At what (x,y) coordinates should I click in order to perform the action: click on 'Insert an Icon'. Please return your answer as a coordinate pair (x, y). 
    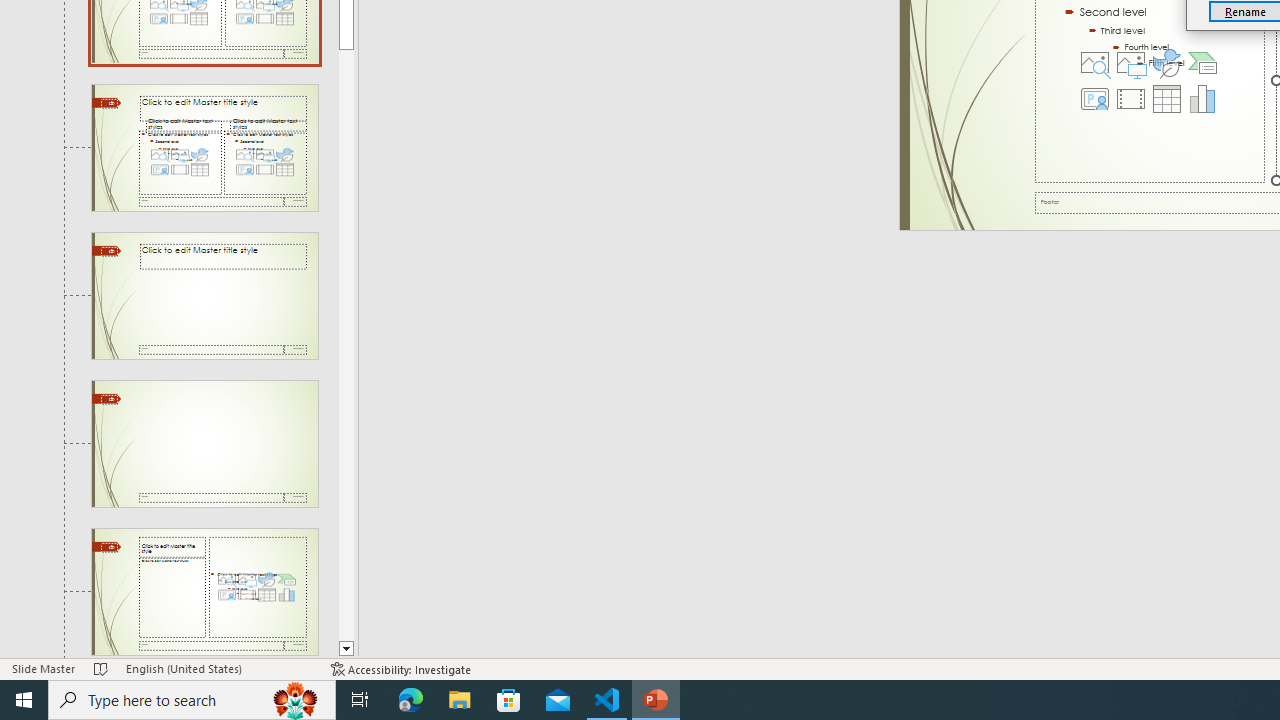
    Looking at the image, I should click on (1166, 61).